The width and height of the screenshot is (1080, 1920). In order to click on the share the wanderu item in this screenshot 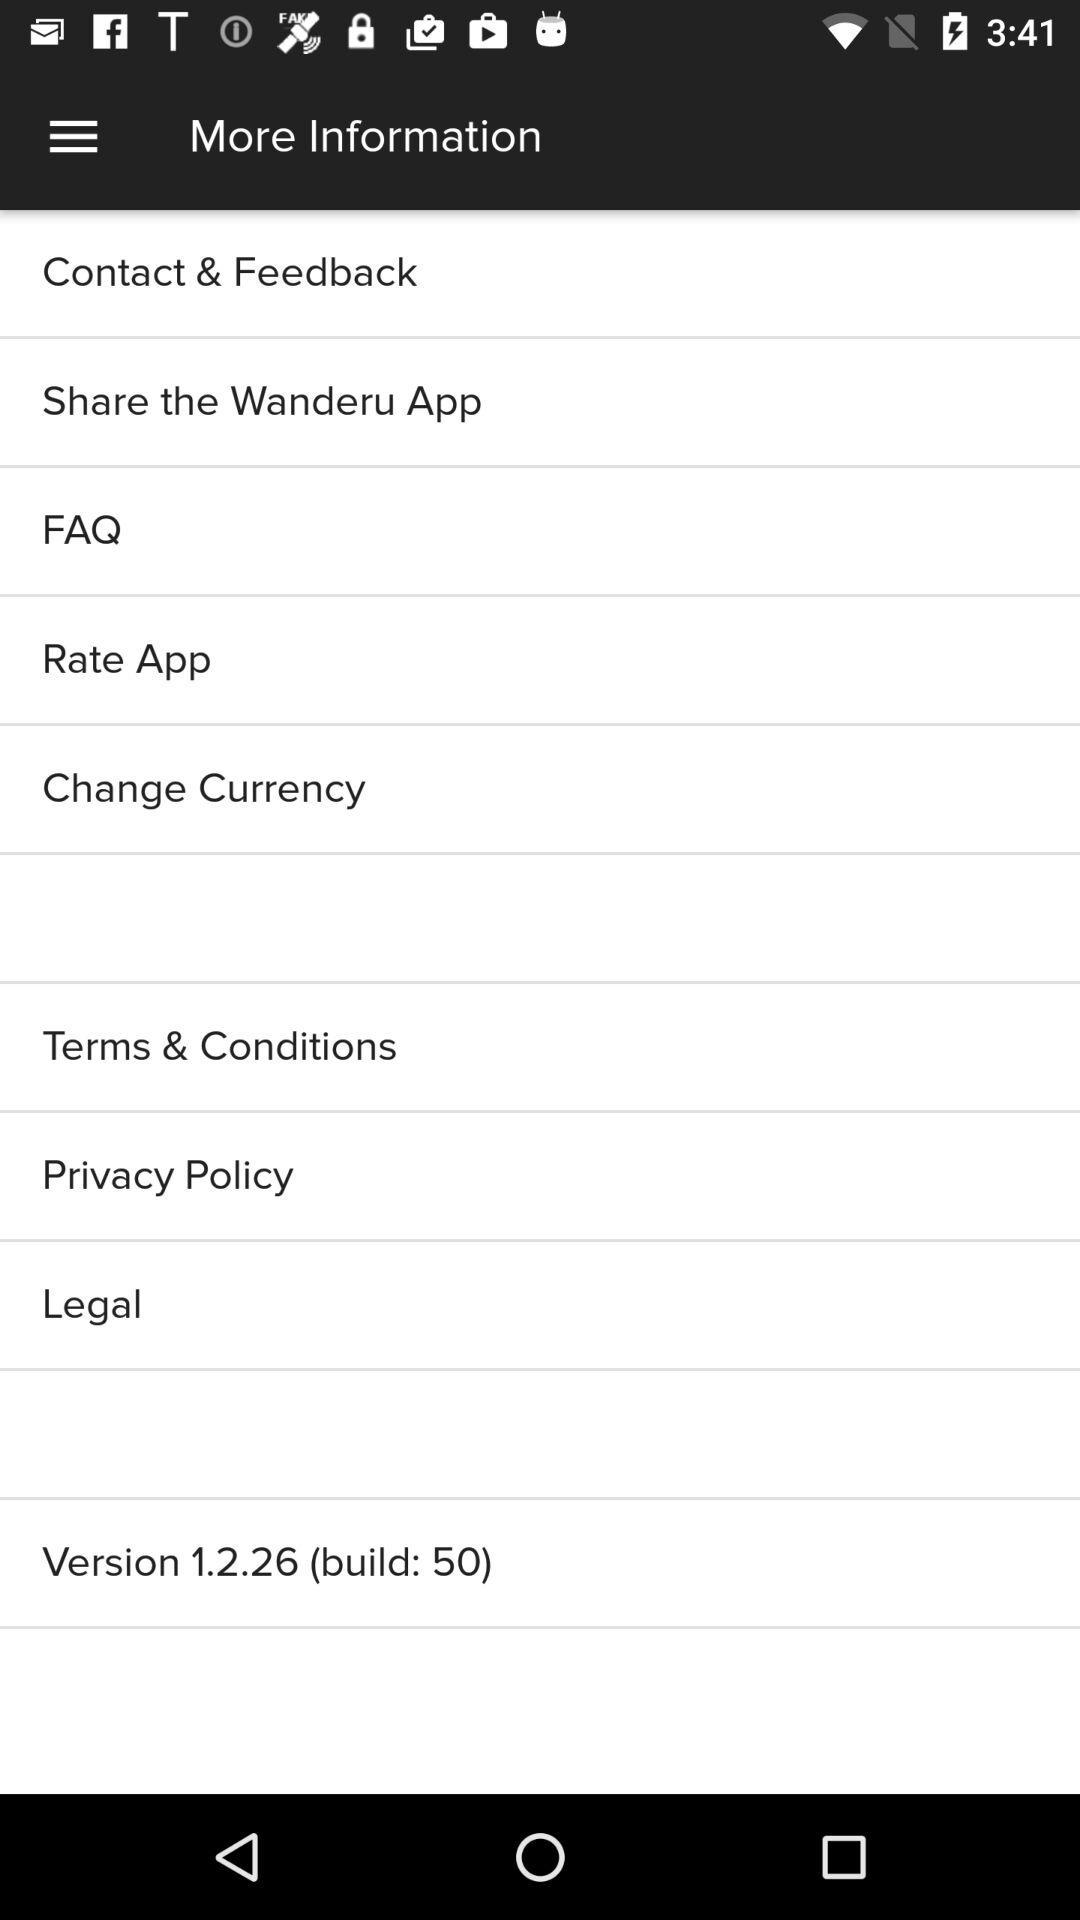, I will do `click(540, 401)`.